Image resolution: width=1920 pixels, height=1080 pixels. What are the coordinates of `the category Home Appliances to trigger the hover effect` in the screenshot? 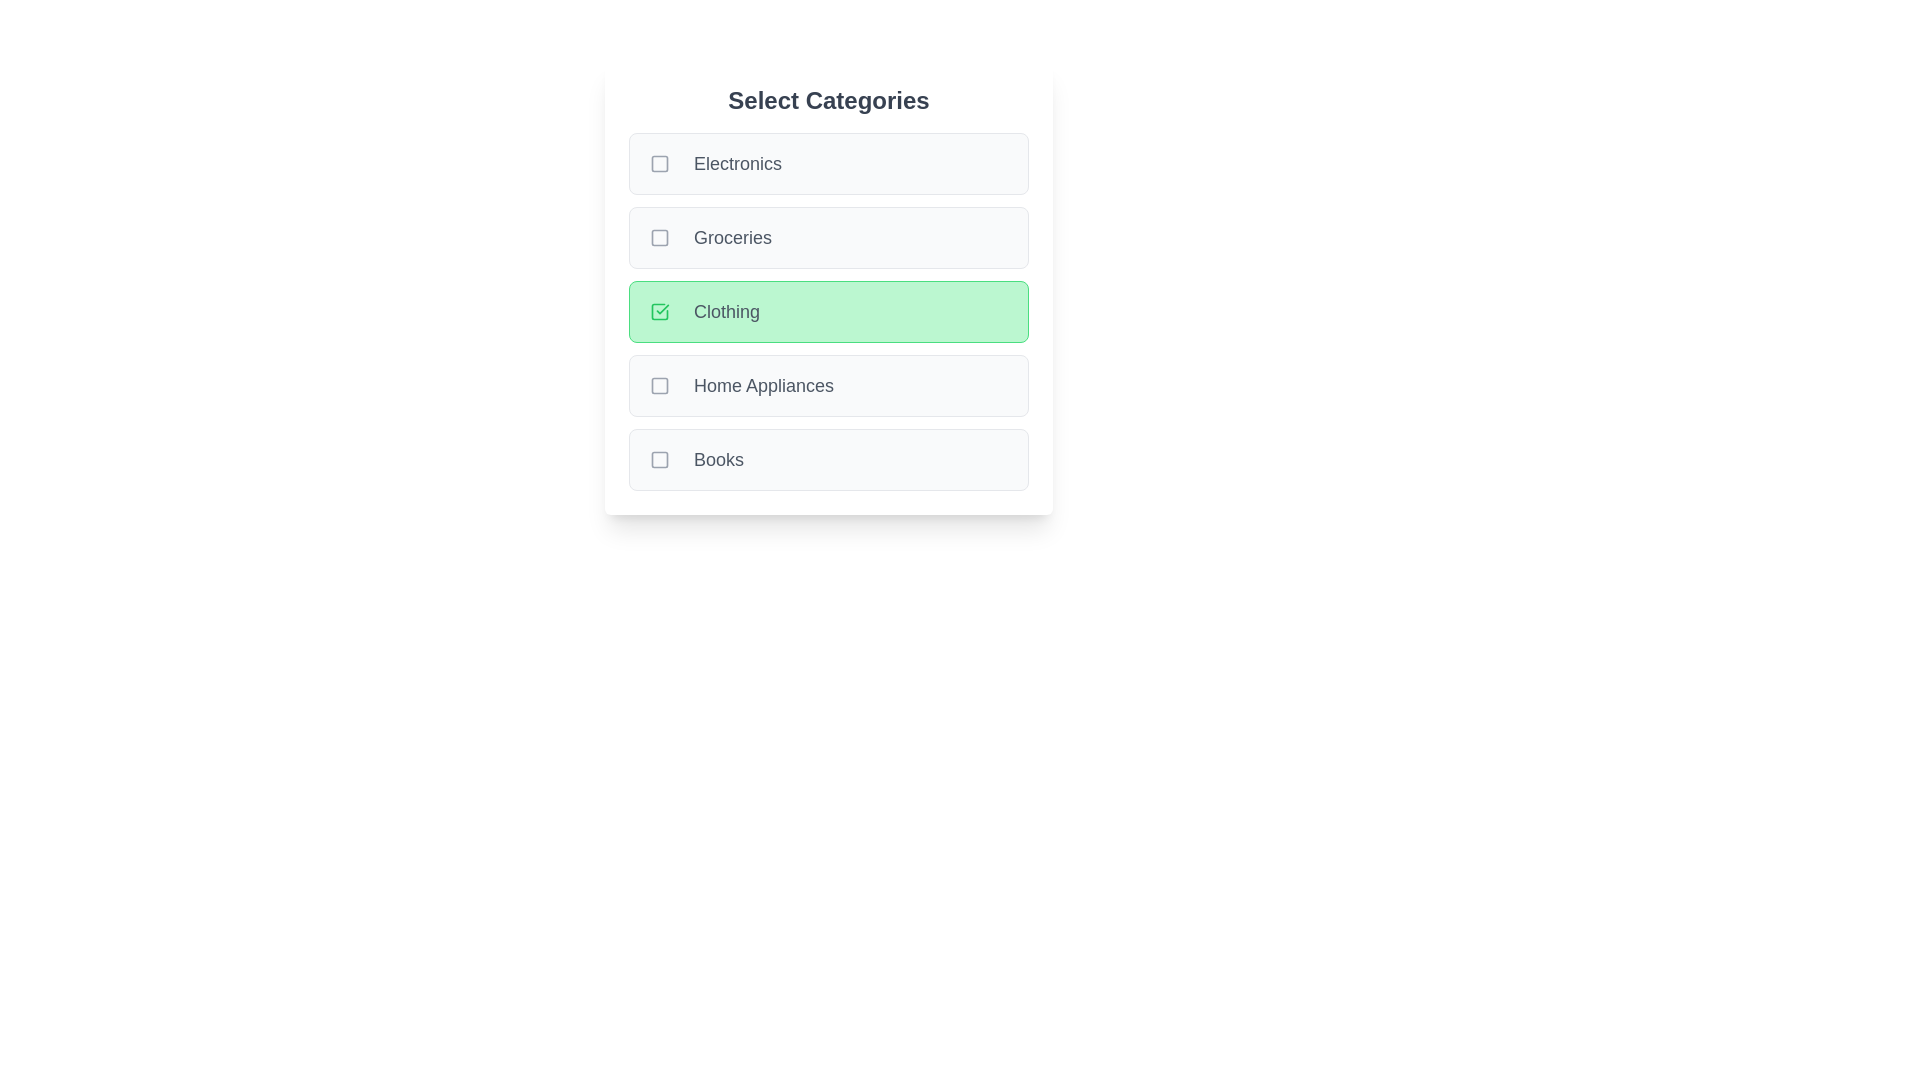 It's located at (829, 385).